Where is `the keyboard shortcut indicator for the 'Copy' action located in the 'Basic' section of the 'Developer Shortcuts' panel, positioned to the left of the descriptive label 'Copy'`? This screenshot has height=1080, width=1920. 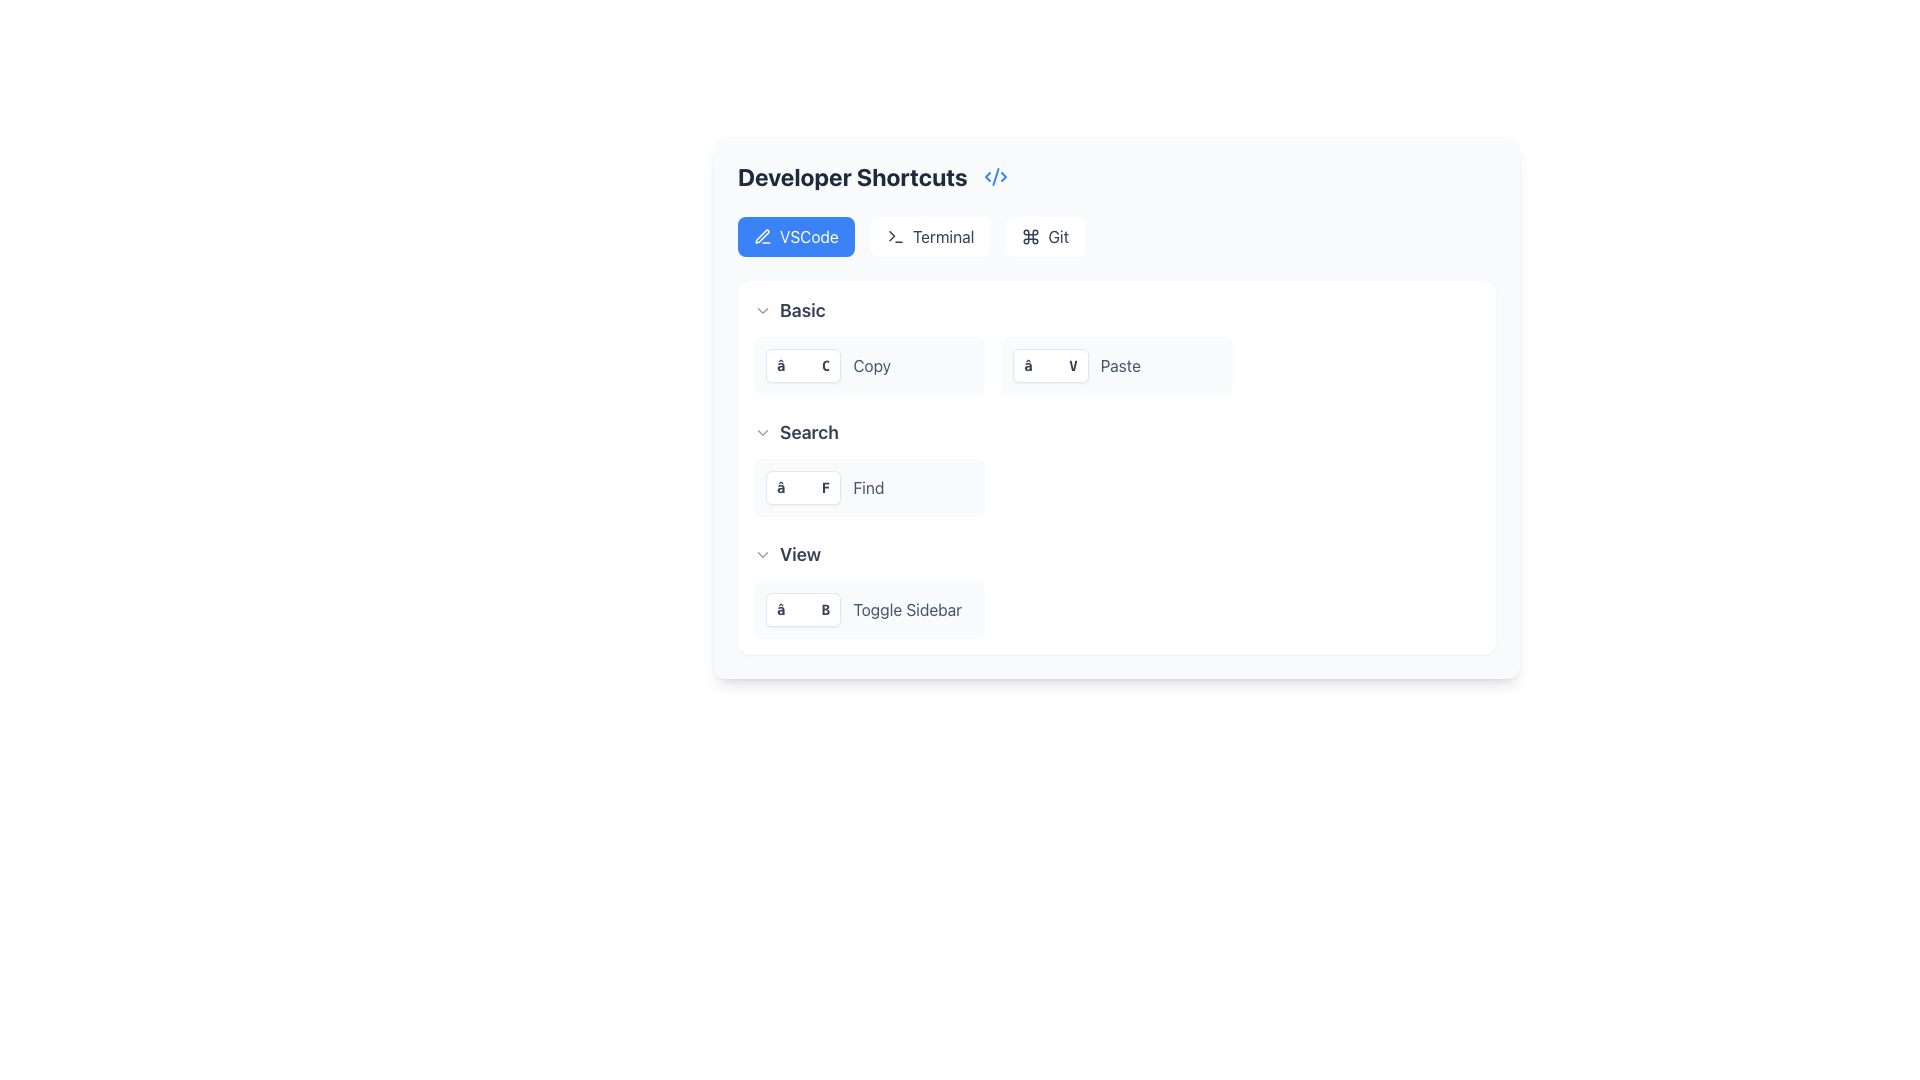 the keyboard shortcut indicator for the 'Copy' action located in the 'Basic' section of the 'Developer Shortcuts' panel, positioned to the left of the descriptive label 'Copy' is located at coordinates (803, 366).